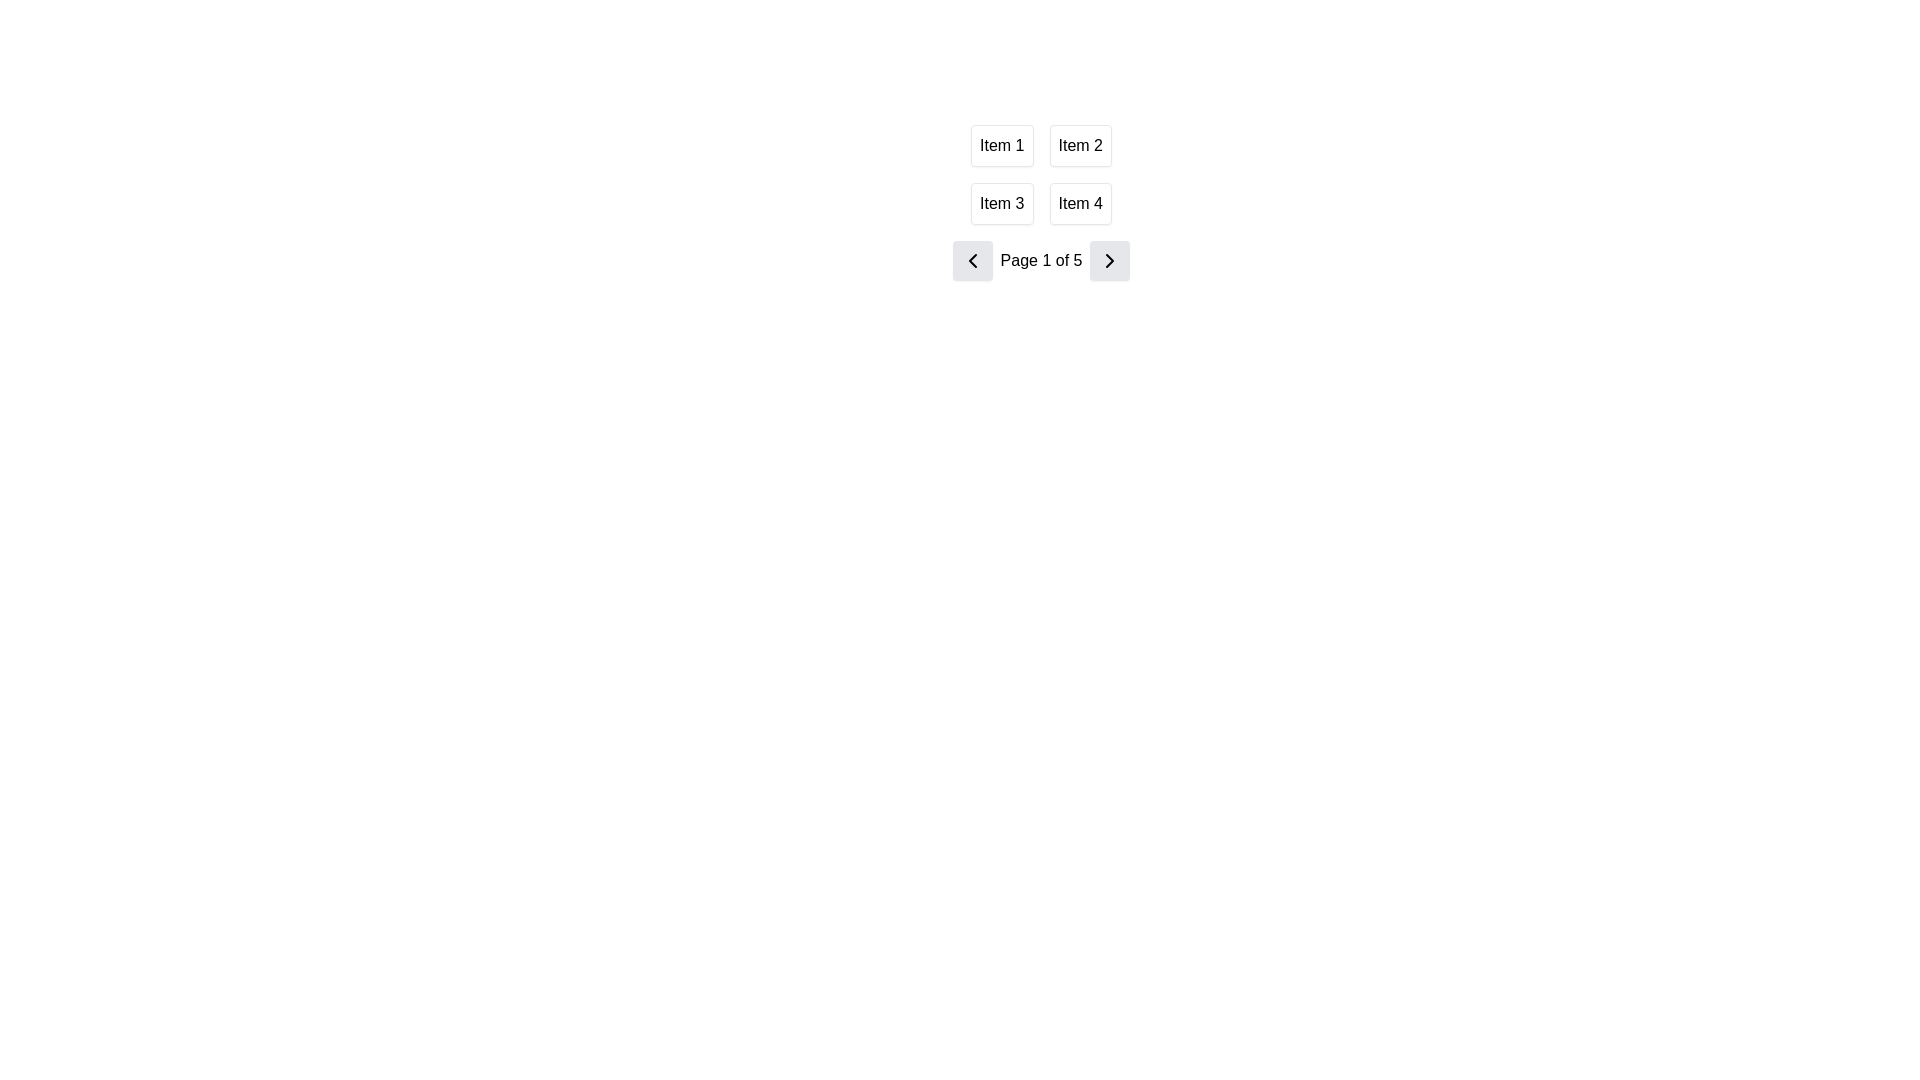 This screenshot has height=1080, width=1920. What do you see at coordinates (1040, 260) in the screenshot?
I see `text content of the pagination control's current page number label, which is centrally located below the grid of items` at bounding box center [1040, 260].